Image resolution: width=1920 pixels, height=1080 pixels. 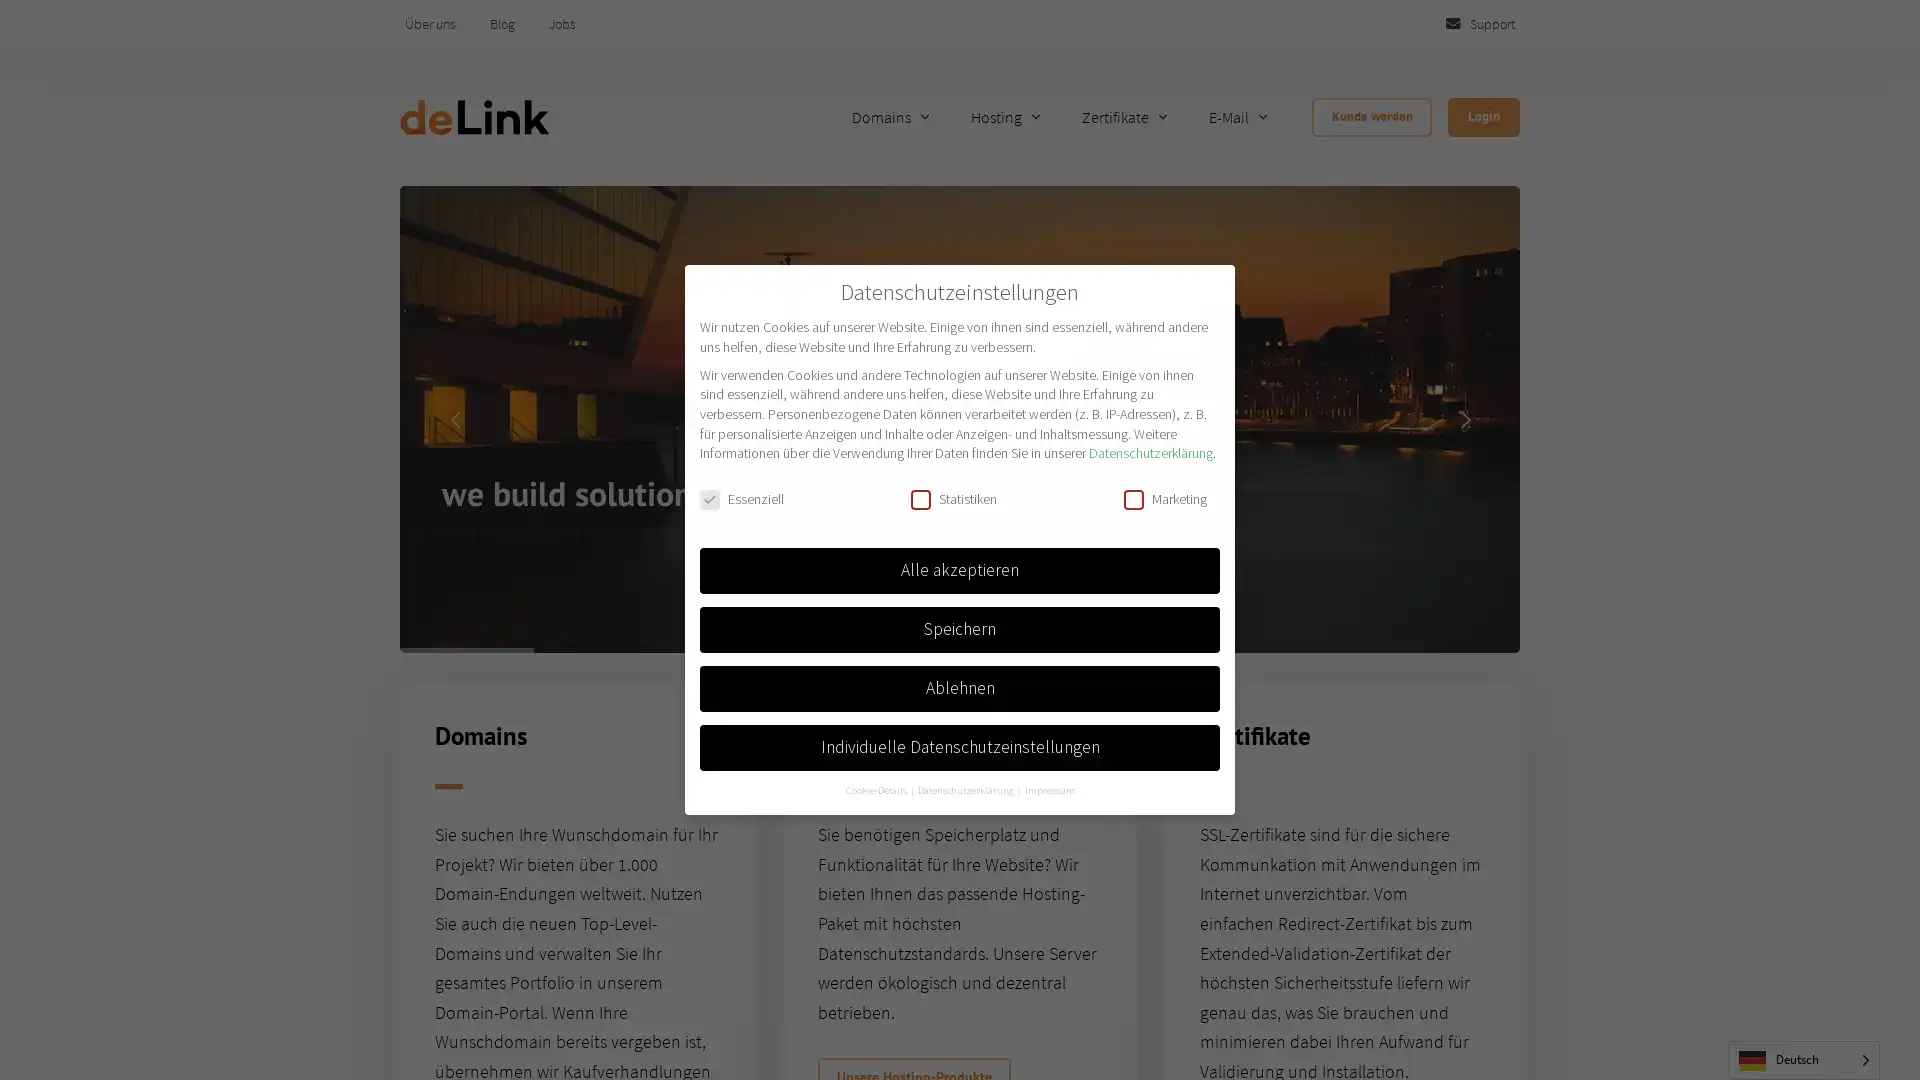 I want to click on Individuelle Datenschutzeinstellungen, so click(x=960, y=747).